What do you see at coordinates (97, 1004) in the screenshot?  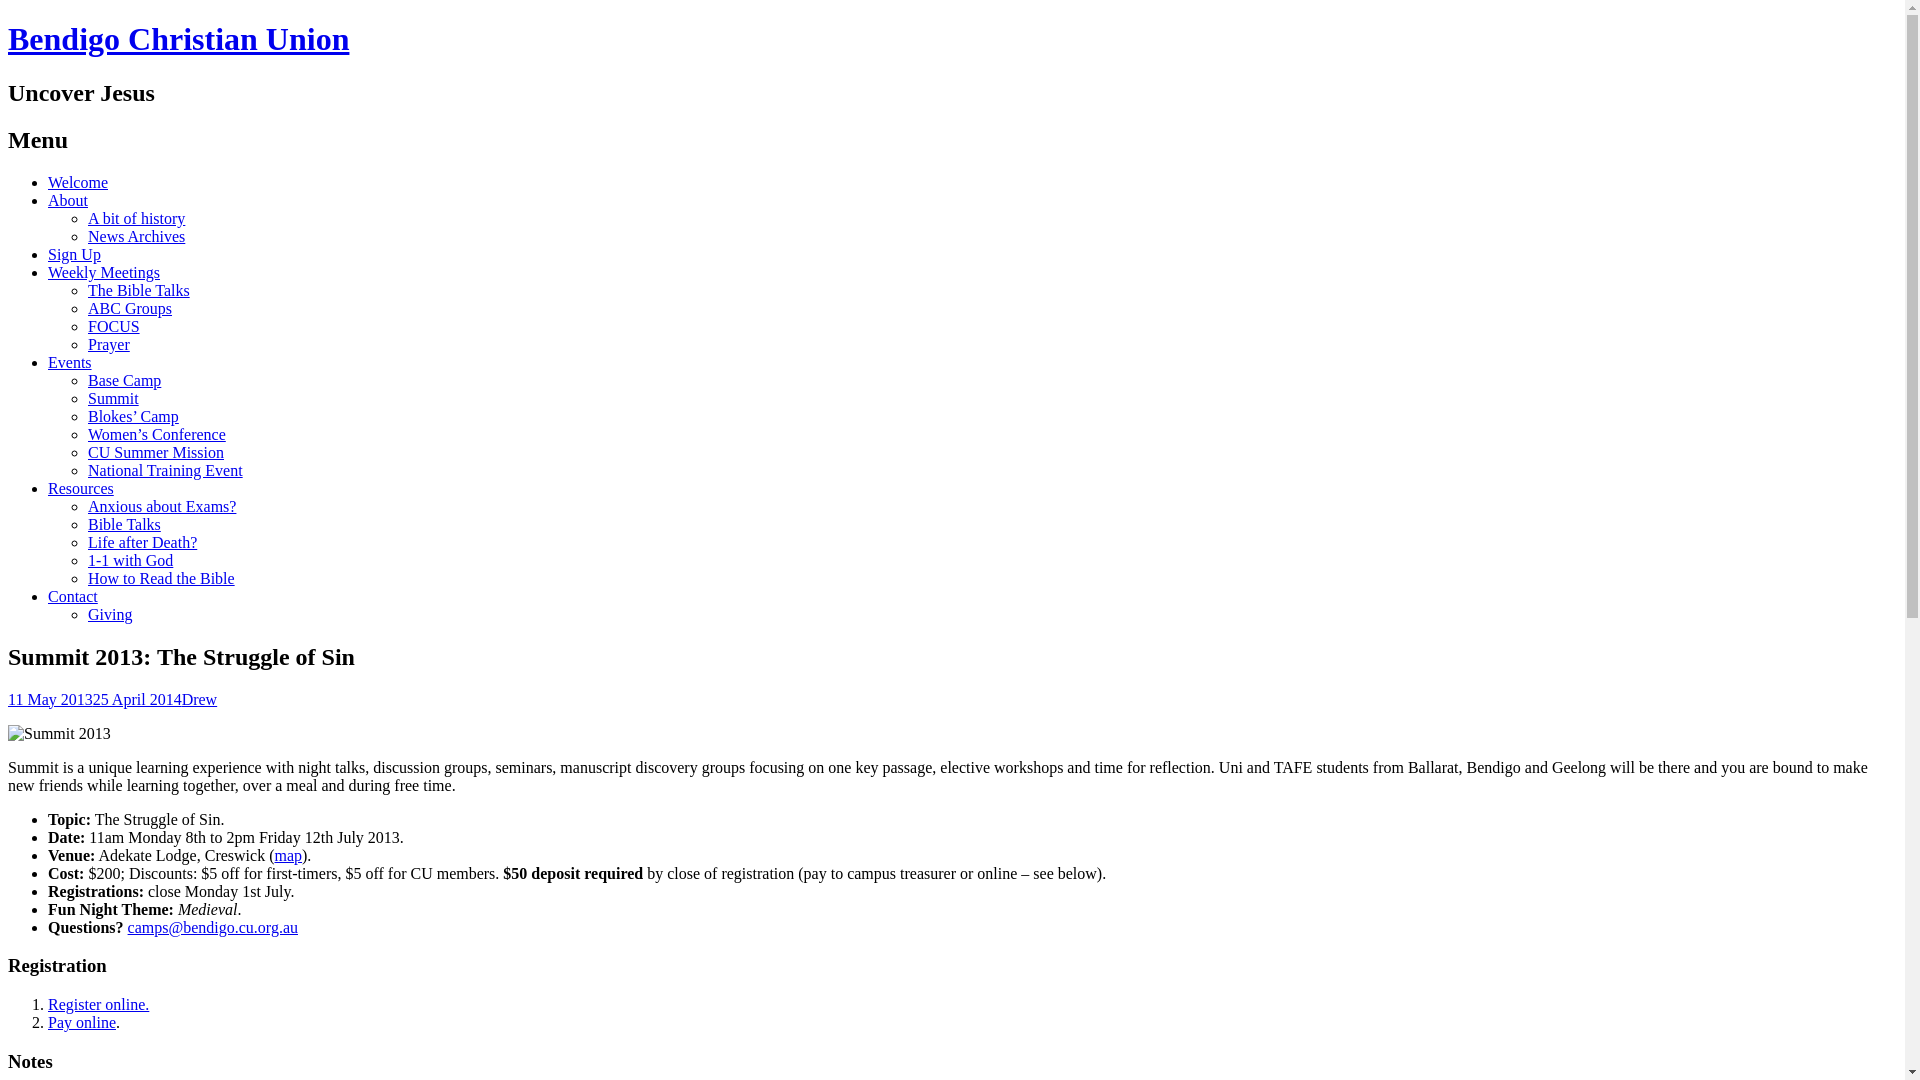 I see `'Register online.'` at bounding box center [97, 1004].